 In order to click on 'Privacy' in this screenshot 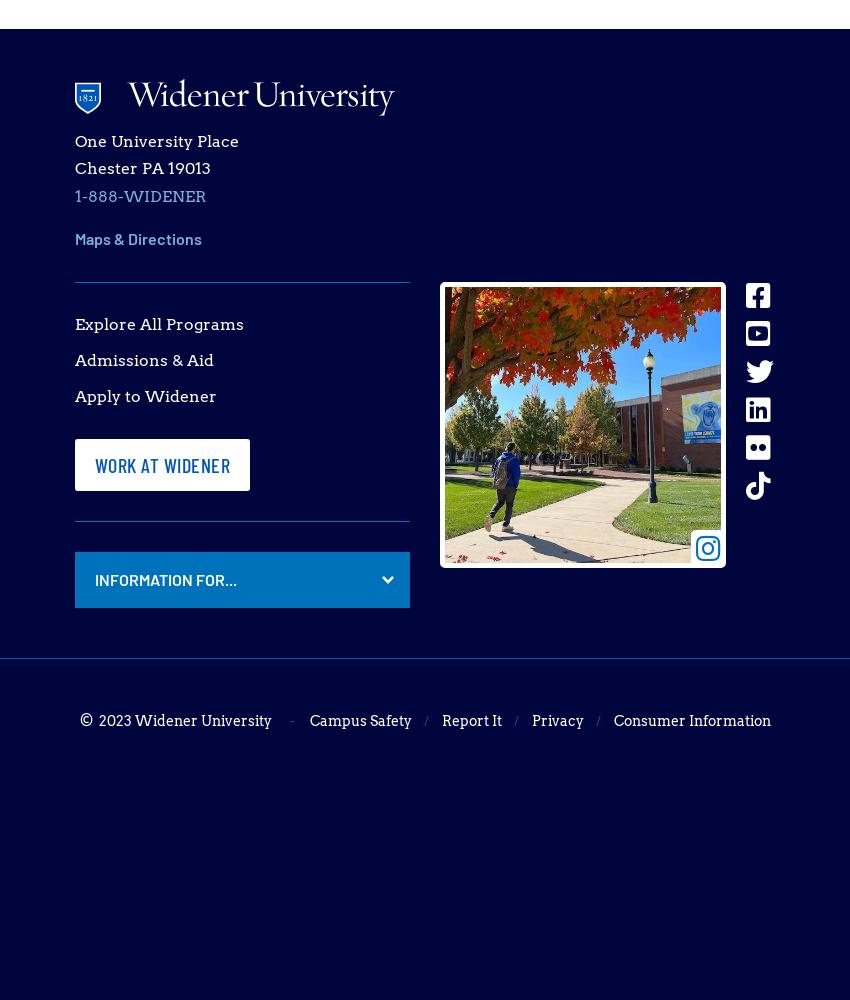, I will do `click(557, 720)`.